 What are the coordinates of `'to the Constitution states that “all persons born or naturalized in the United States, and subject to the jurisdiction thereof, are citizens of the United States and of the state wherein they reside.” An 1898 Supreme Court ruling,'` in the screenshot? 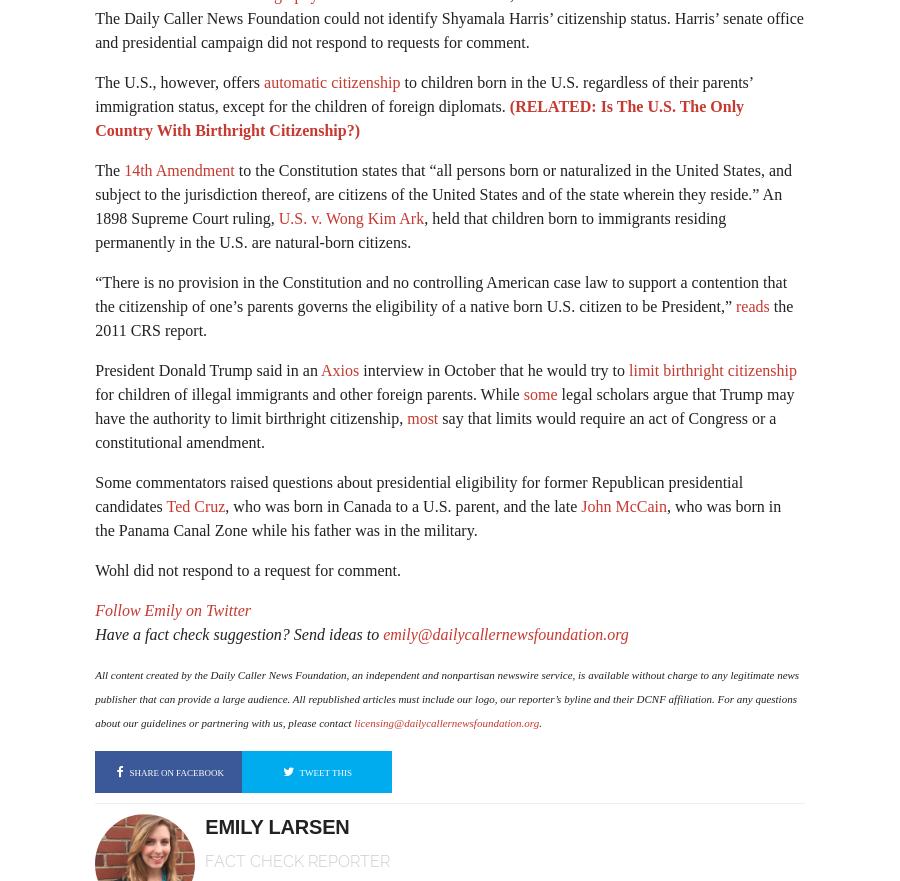 It's located at (443, 194).